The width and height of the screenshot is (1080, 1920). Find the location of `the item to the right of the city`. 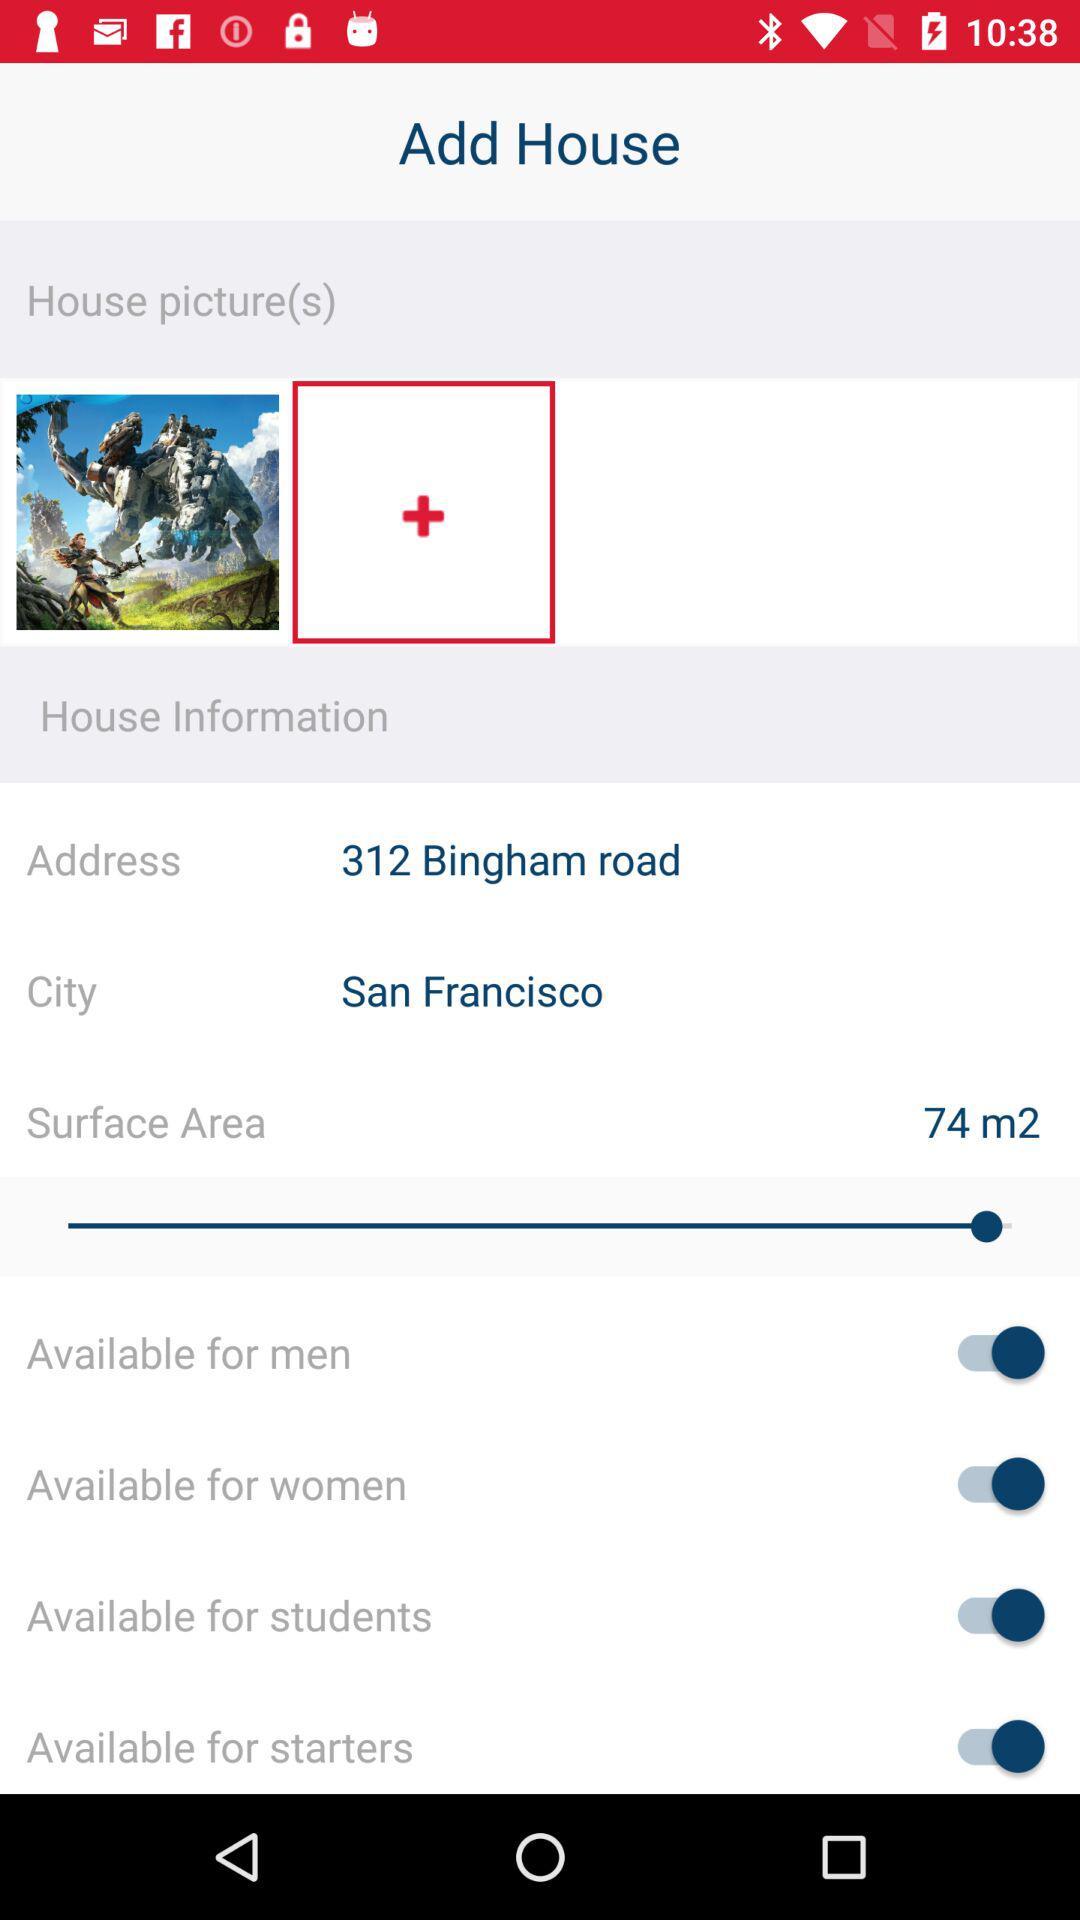

the item to the right of the city is located at coordinates (709, 989).